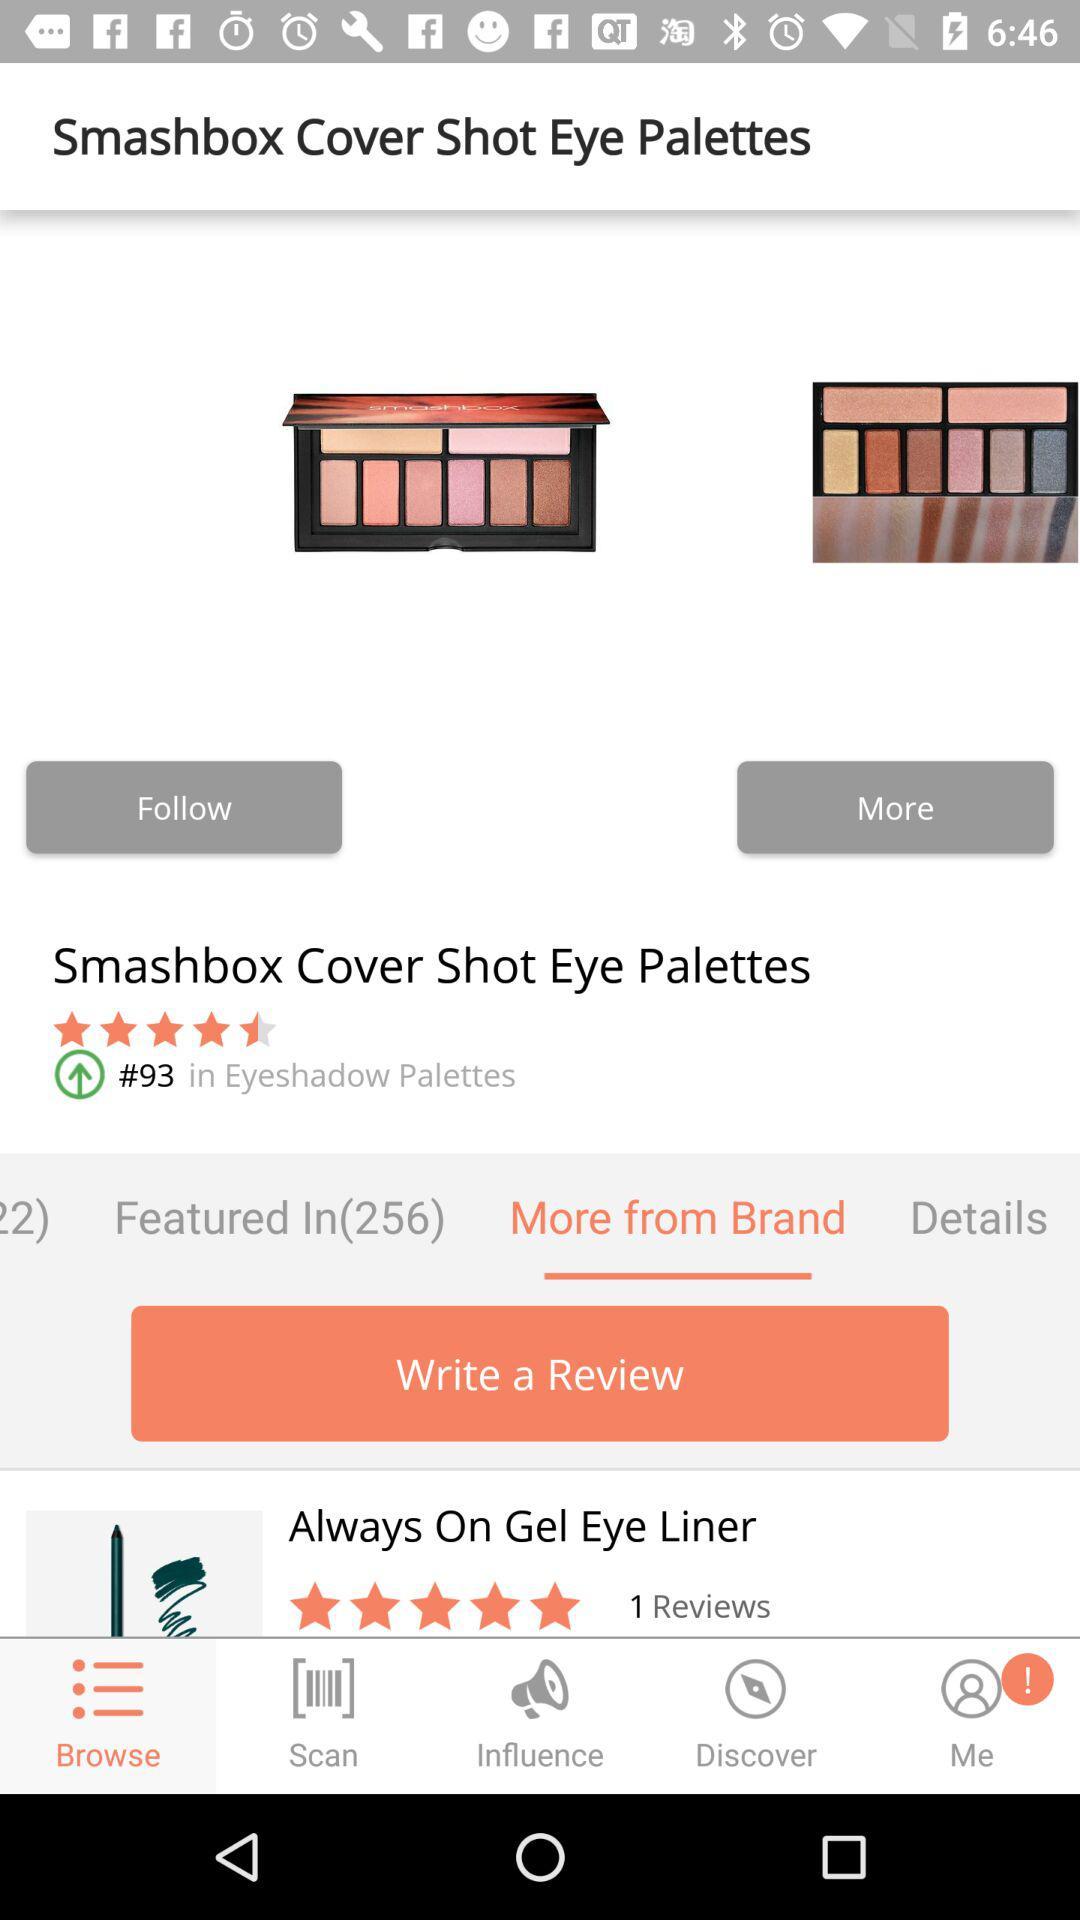 This screenshot has width=1080, height=1920. Describe the element at coordinates (41, 1215) in the screenshot. I see `the questions (122) item` at that location.